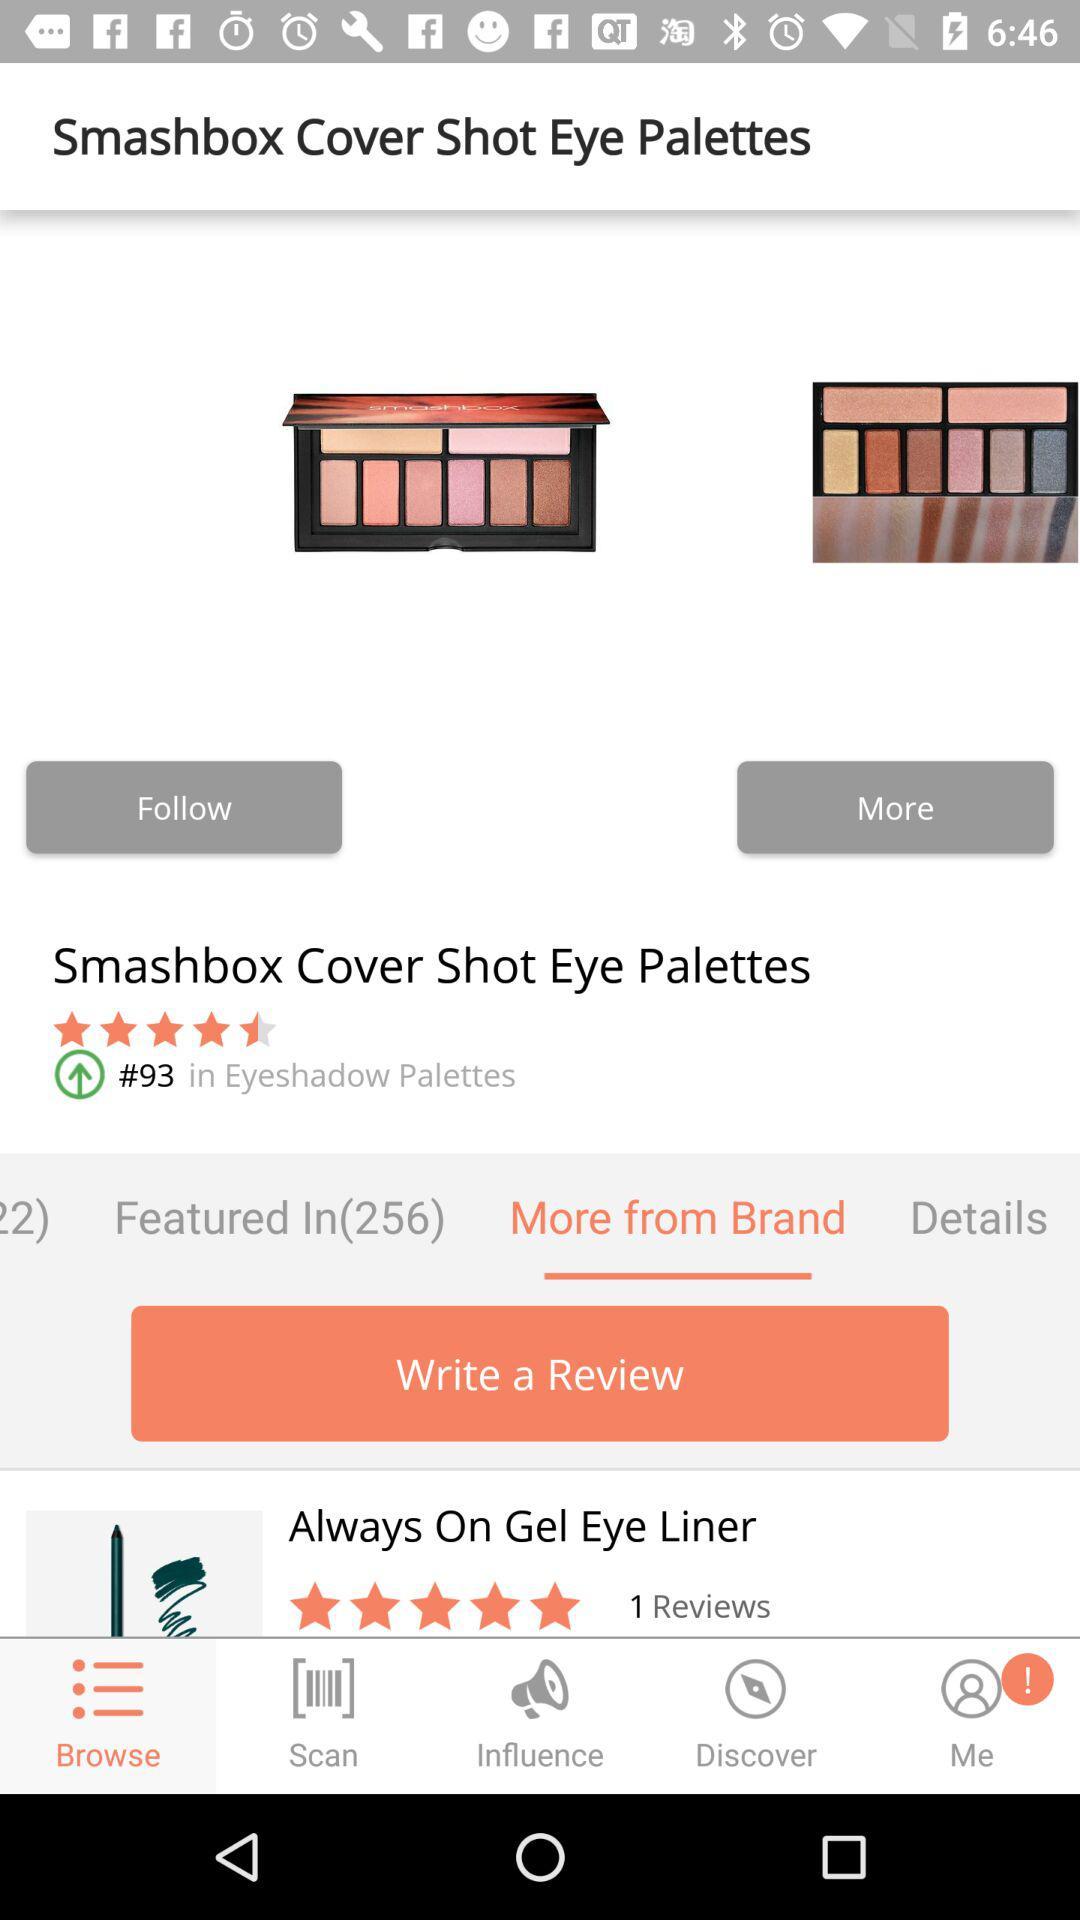 This screenshot has width=1080, height=1920. Describe the element at coordinates (41, 1215) in the screenshot. I see `the questions (122) item` at that location.